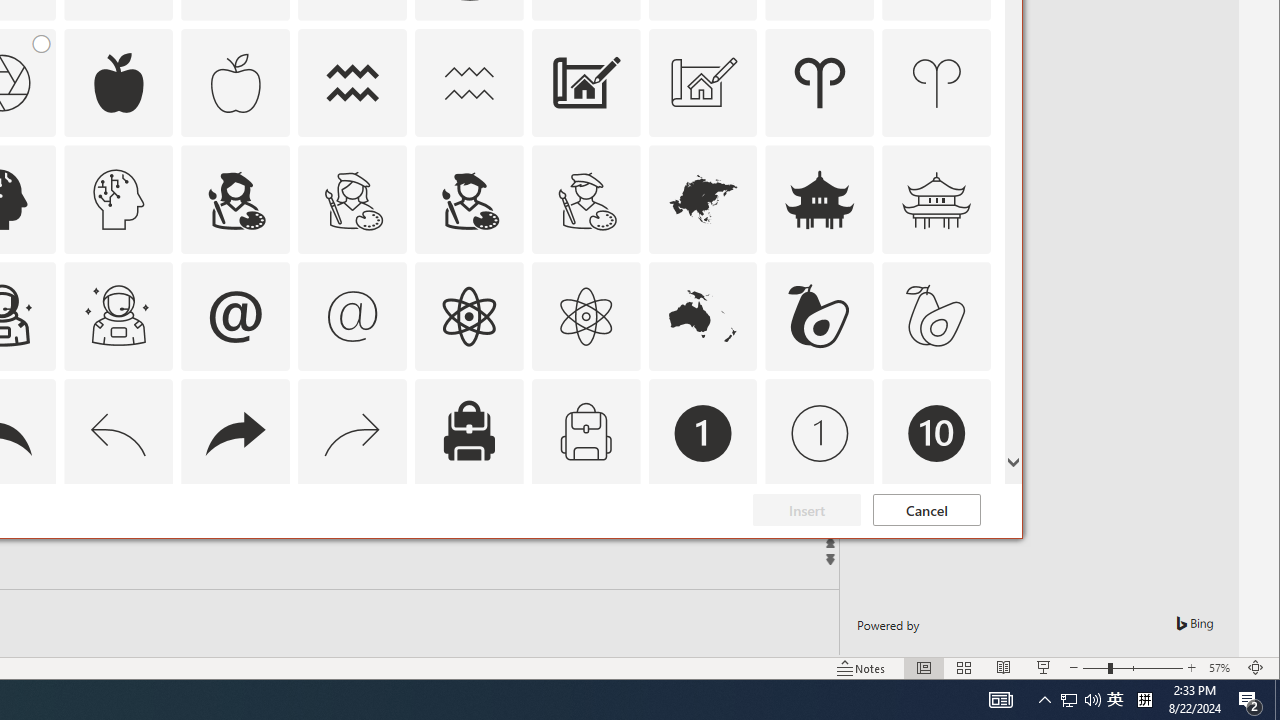  Describe the element at coordinates (353, 550) in the screenshot. I see `'AutomationID: Icons_Badge7'` at that location.